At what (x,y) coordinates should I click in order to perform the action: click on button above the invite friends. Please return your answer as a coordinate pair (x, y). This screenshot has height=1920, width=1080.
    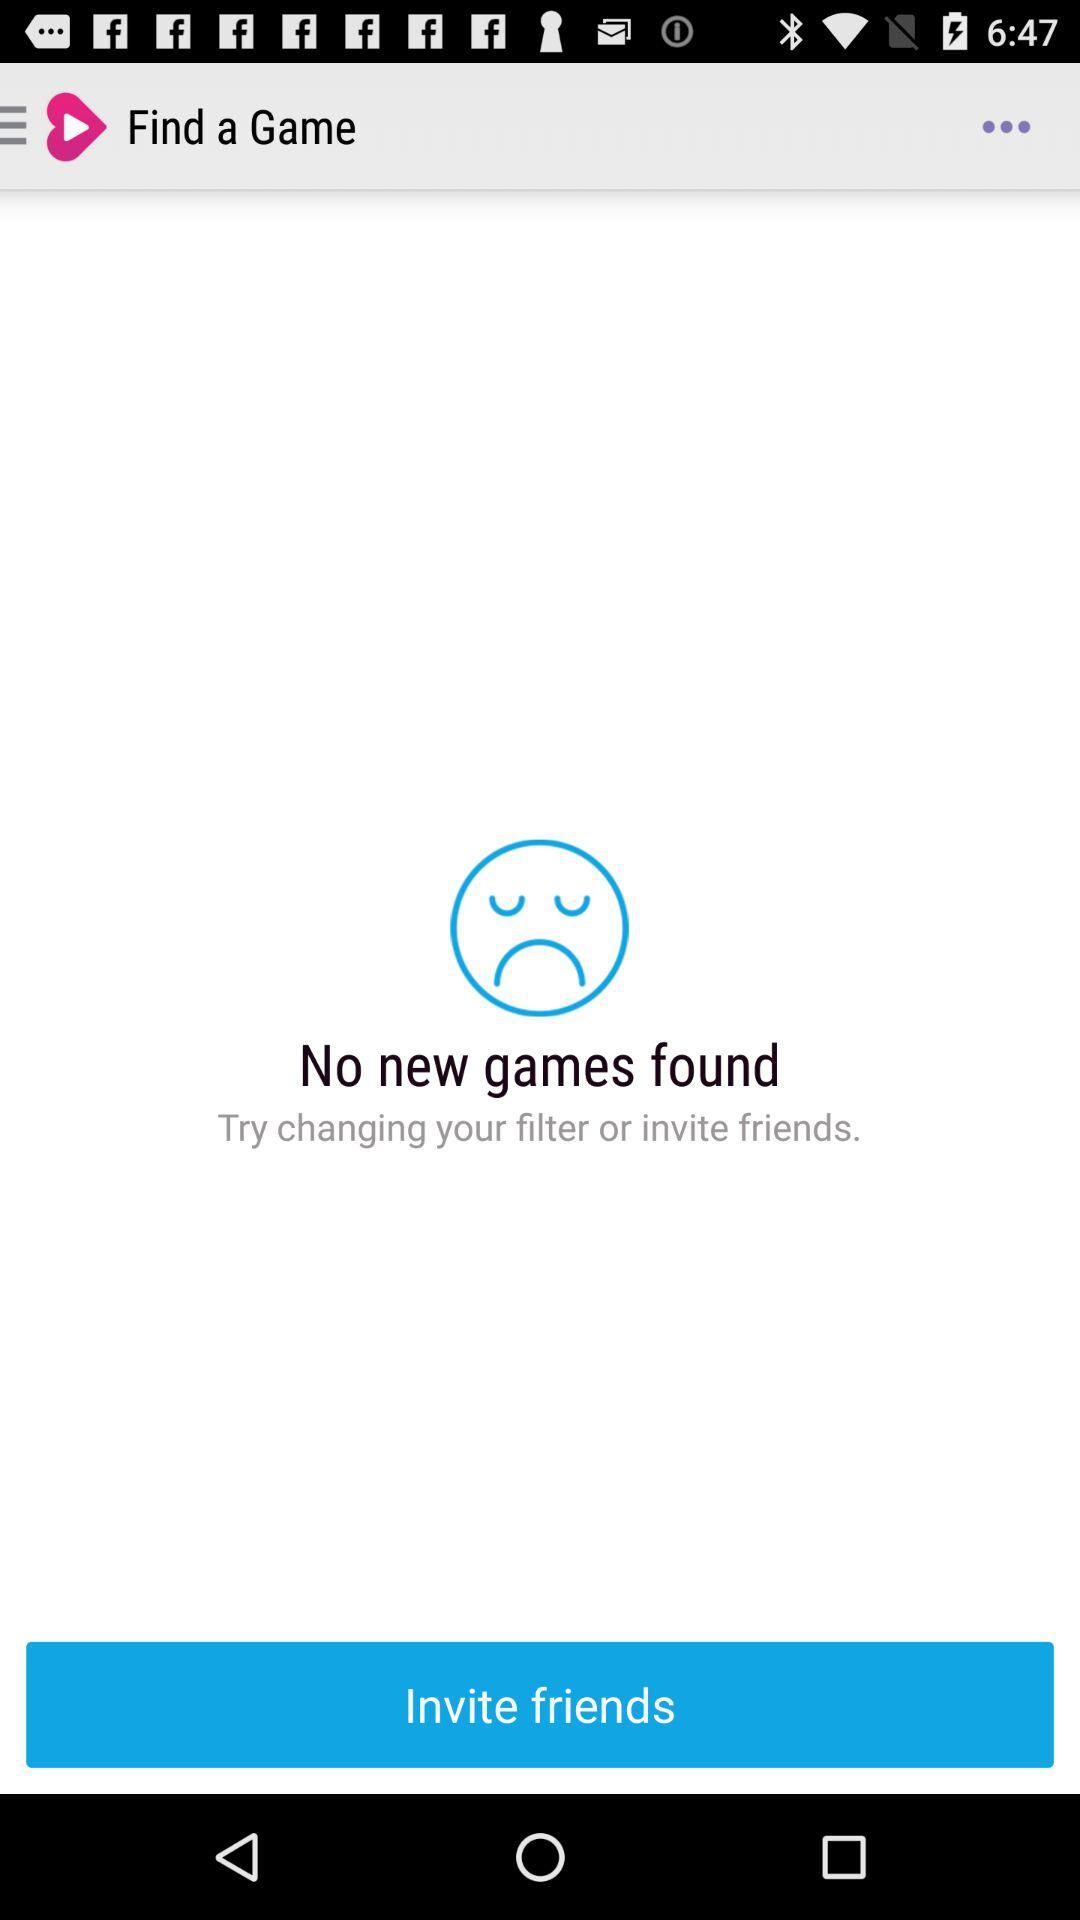
    Looking at the image, I should click on (1006, 124).